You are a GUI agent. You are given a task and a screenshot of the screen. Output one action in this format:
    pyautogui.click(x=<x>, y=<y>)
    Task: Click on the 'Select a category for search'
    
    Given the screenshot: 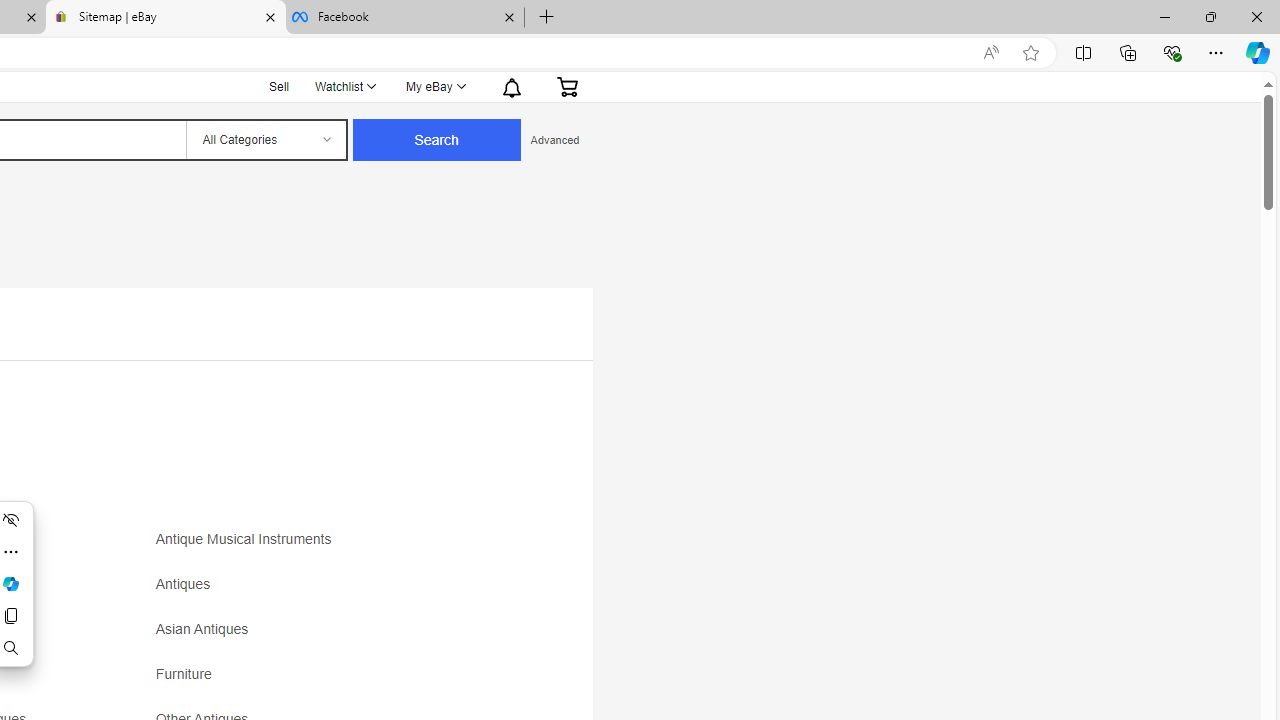 What is the action you would take?
    pyautogui.click(x=264, y=139)
    